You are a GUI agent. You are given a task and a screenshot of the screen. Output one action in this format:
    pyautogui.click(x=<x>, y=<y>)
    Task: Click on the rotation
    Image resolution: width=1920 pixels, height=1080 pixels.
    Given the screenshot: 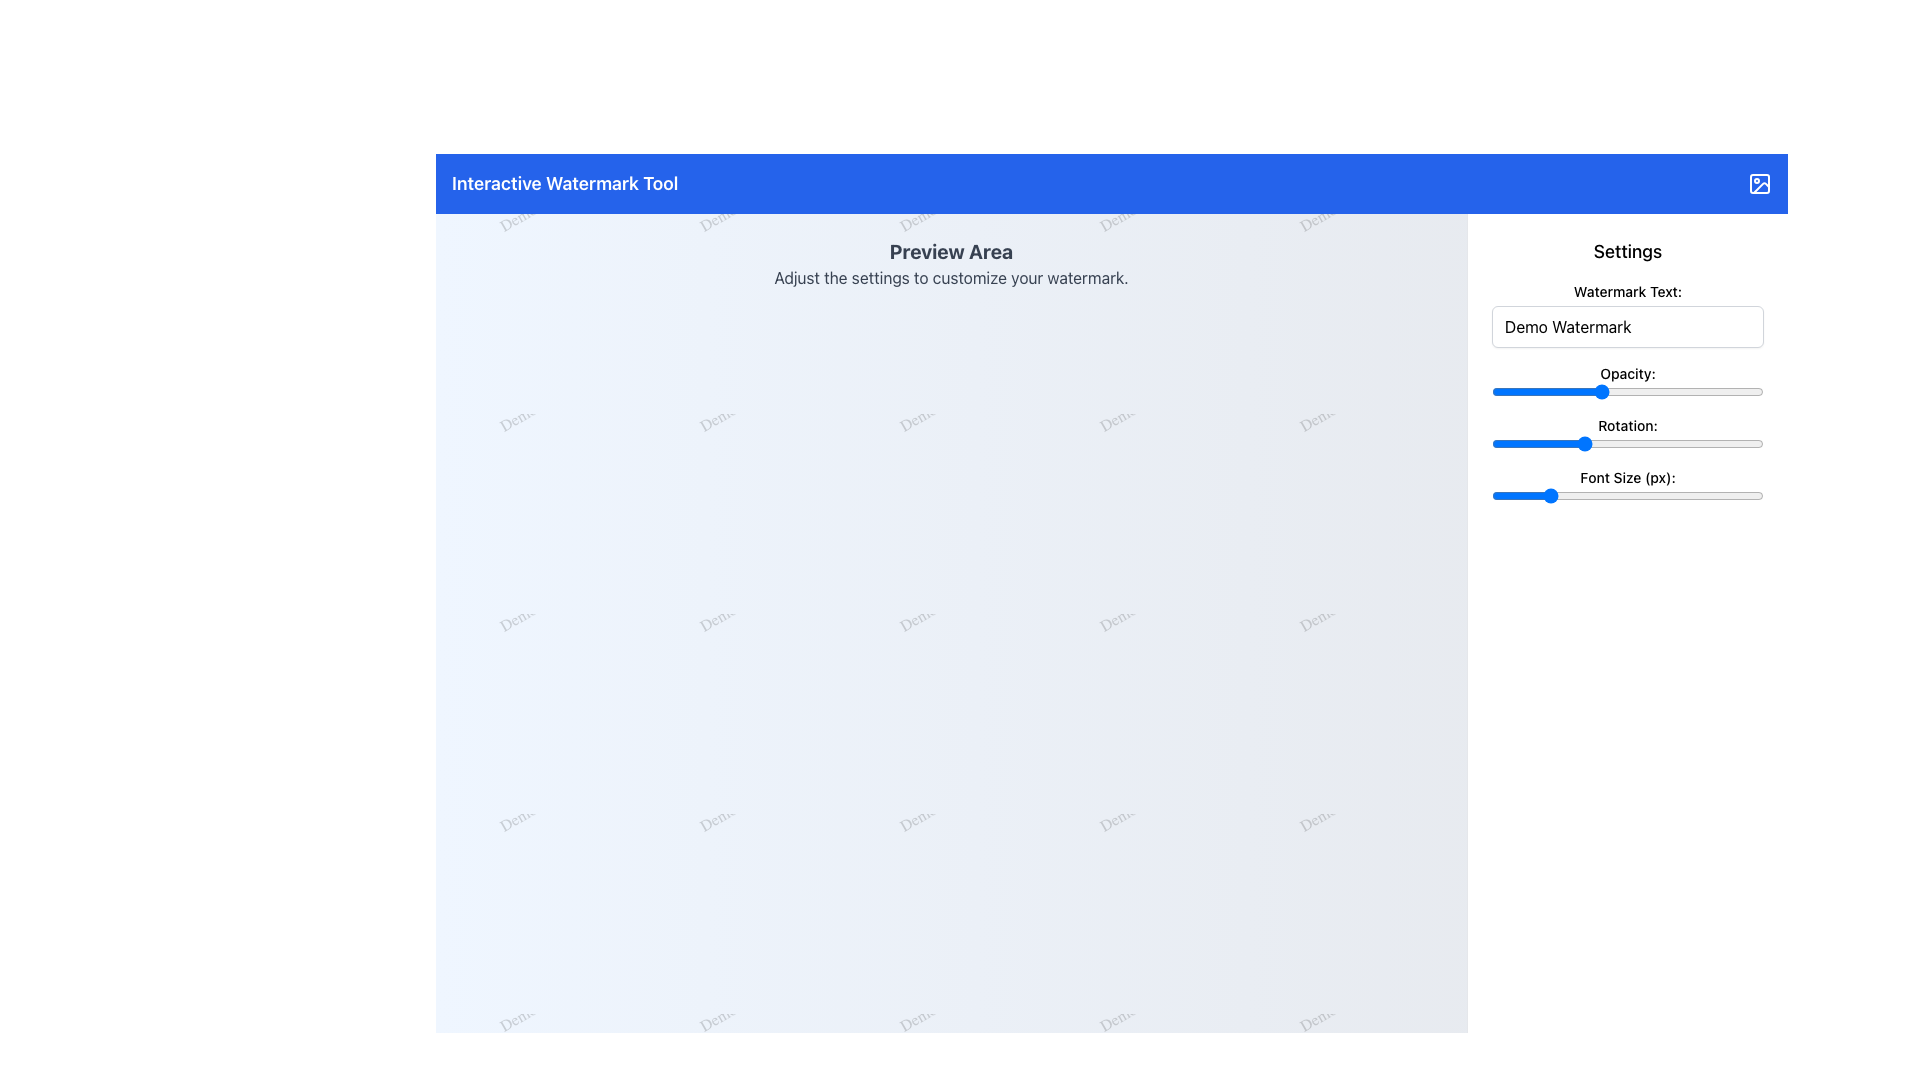 What is the action you would take?
    pyautogui.click(x=1664, y=442)
    